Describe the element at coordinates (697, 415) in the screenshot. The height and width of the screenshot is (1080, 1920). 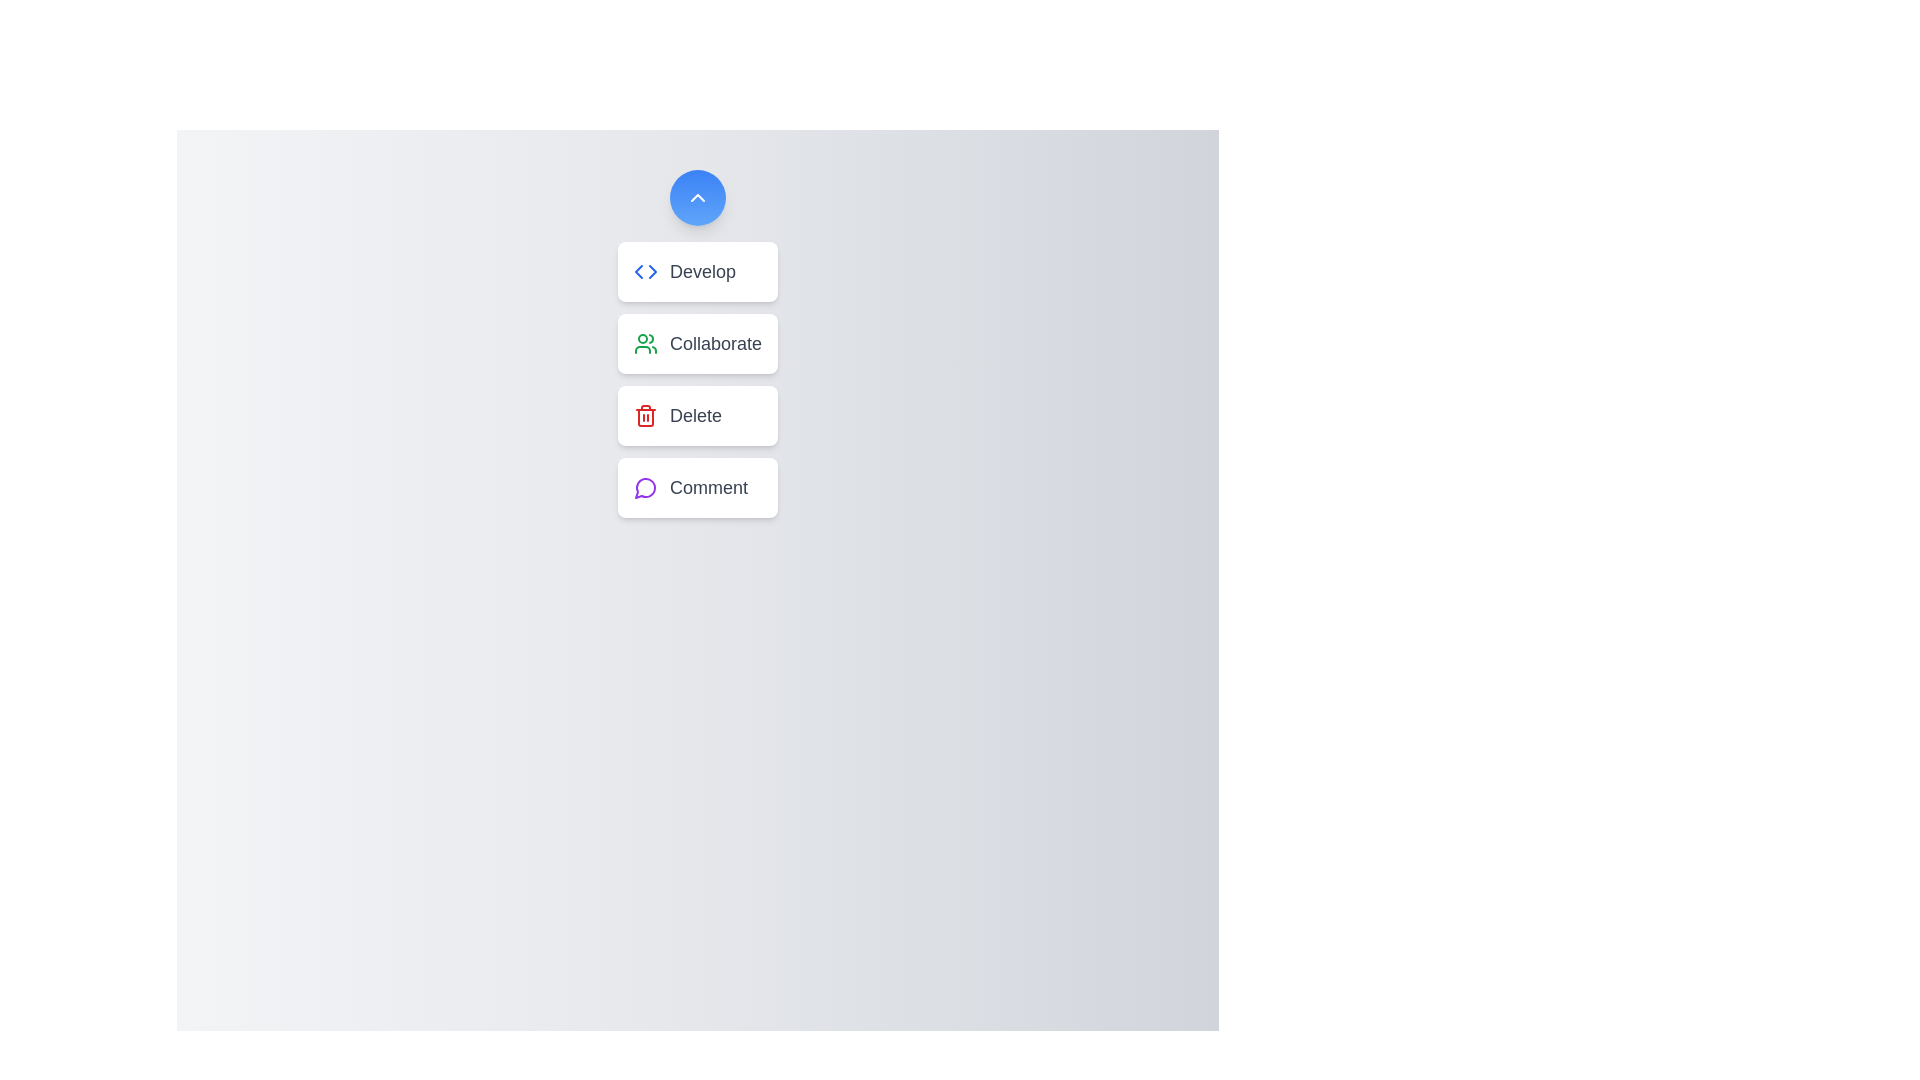
I see `the button labeled Delete` at that location.